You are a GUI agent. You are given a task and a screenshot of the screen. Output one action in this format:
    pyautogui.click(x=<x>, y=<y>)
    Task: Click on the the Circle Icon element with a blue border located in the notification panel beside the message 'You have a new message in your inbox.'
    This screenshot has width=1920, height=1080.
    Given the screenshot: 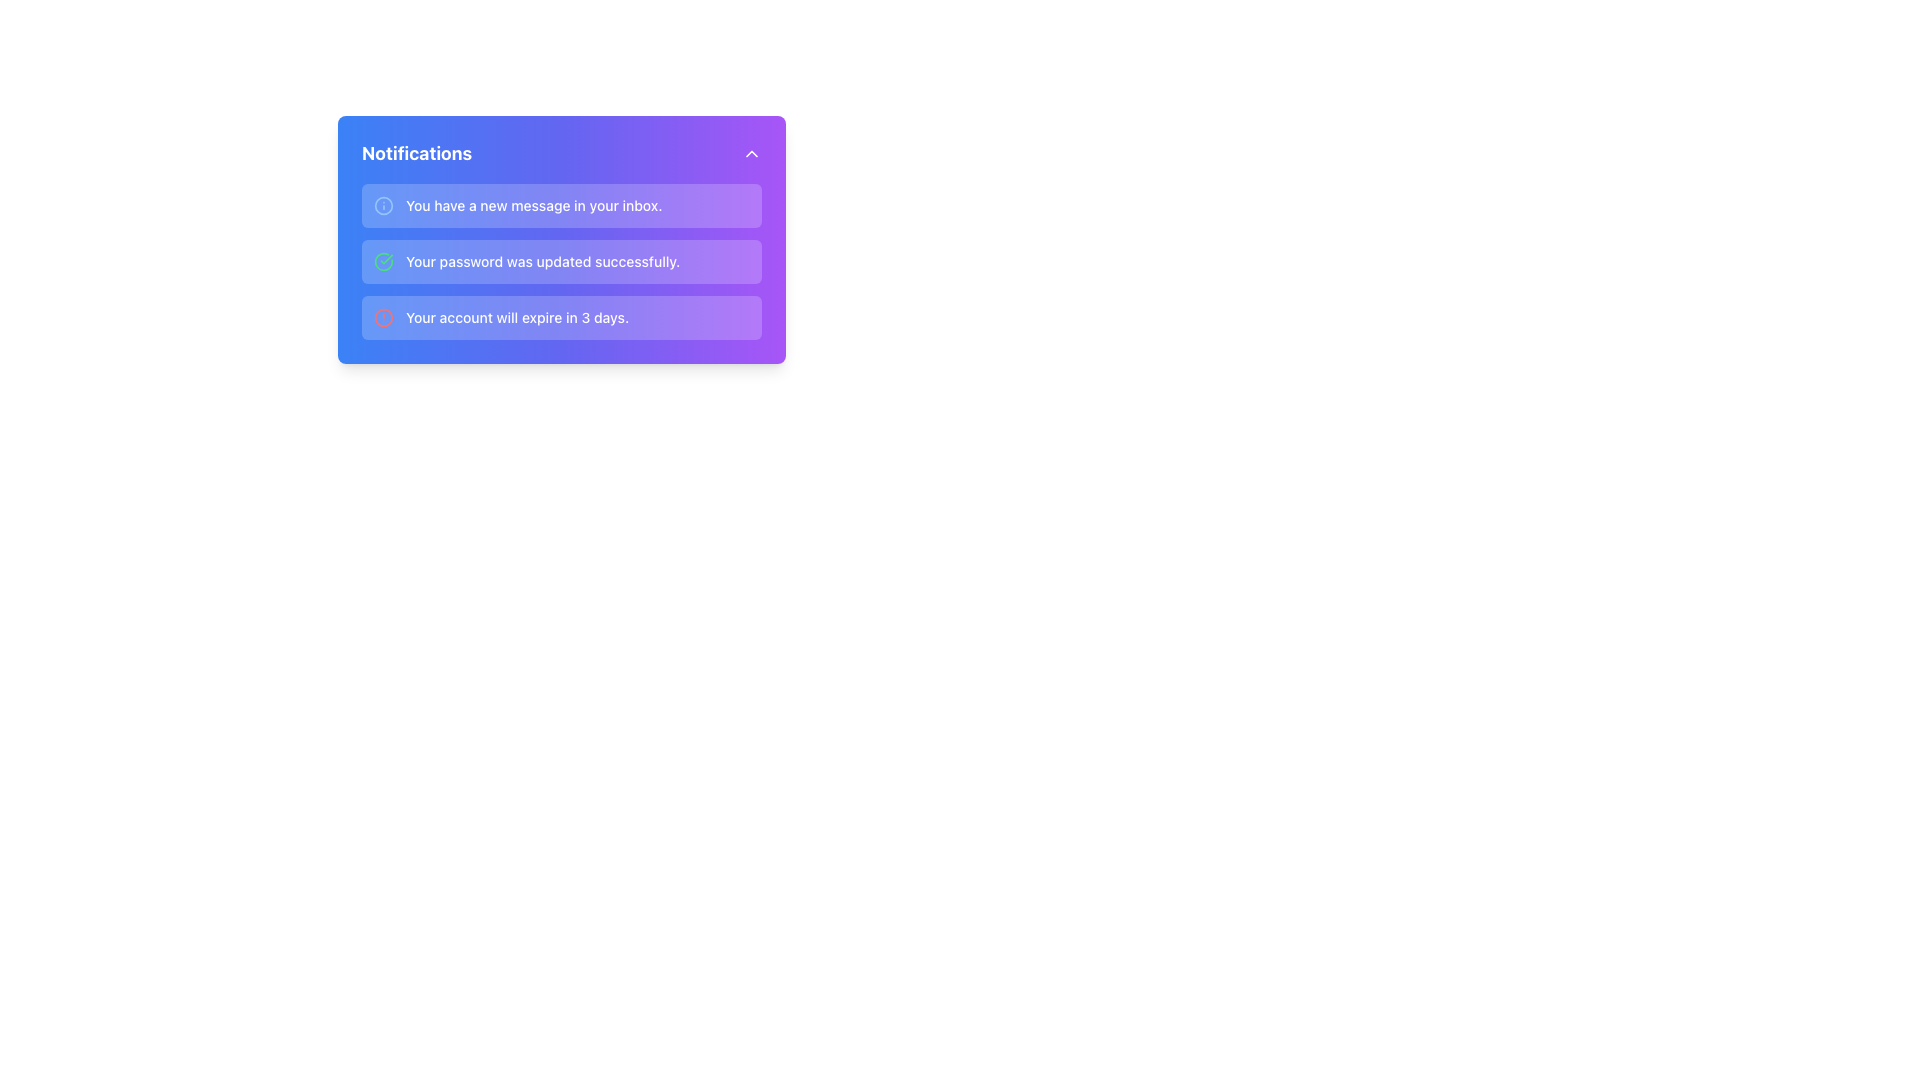 What is the action you would take?
    pyautogui.click(x=384, y=205)
    